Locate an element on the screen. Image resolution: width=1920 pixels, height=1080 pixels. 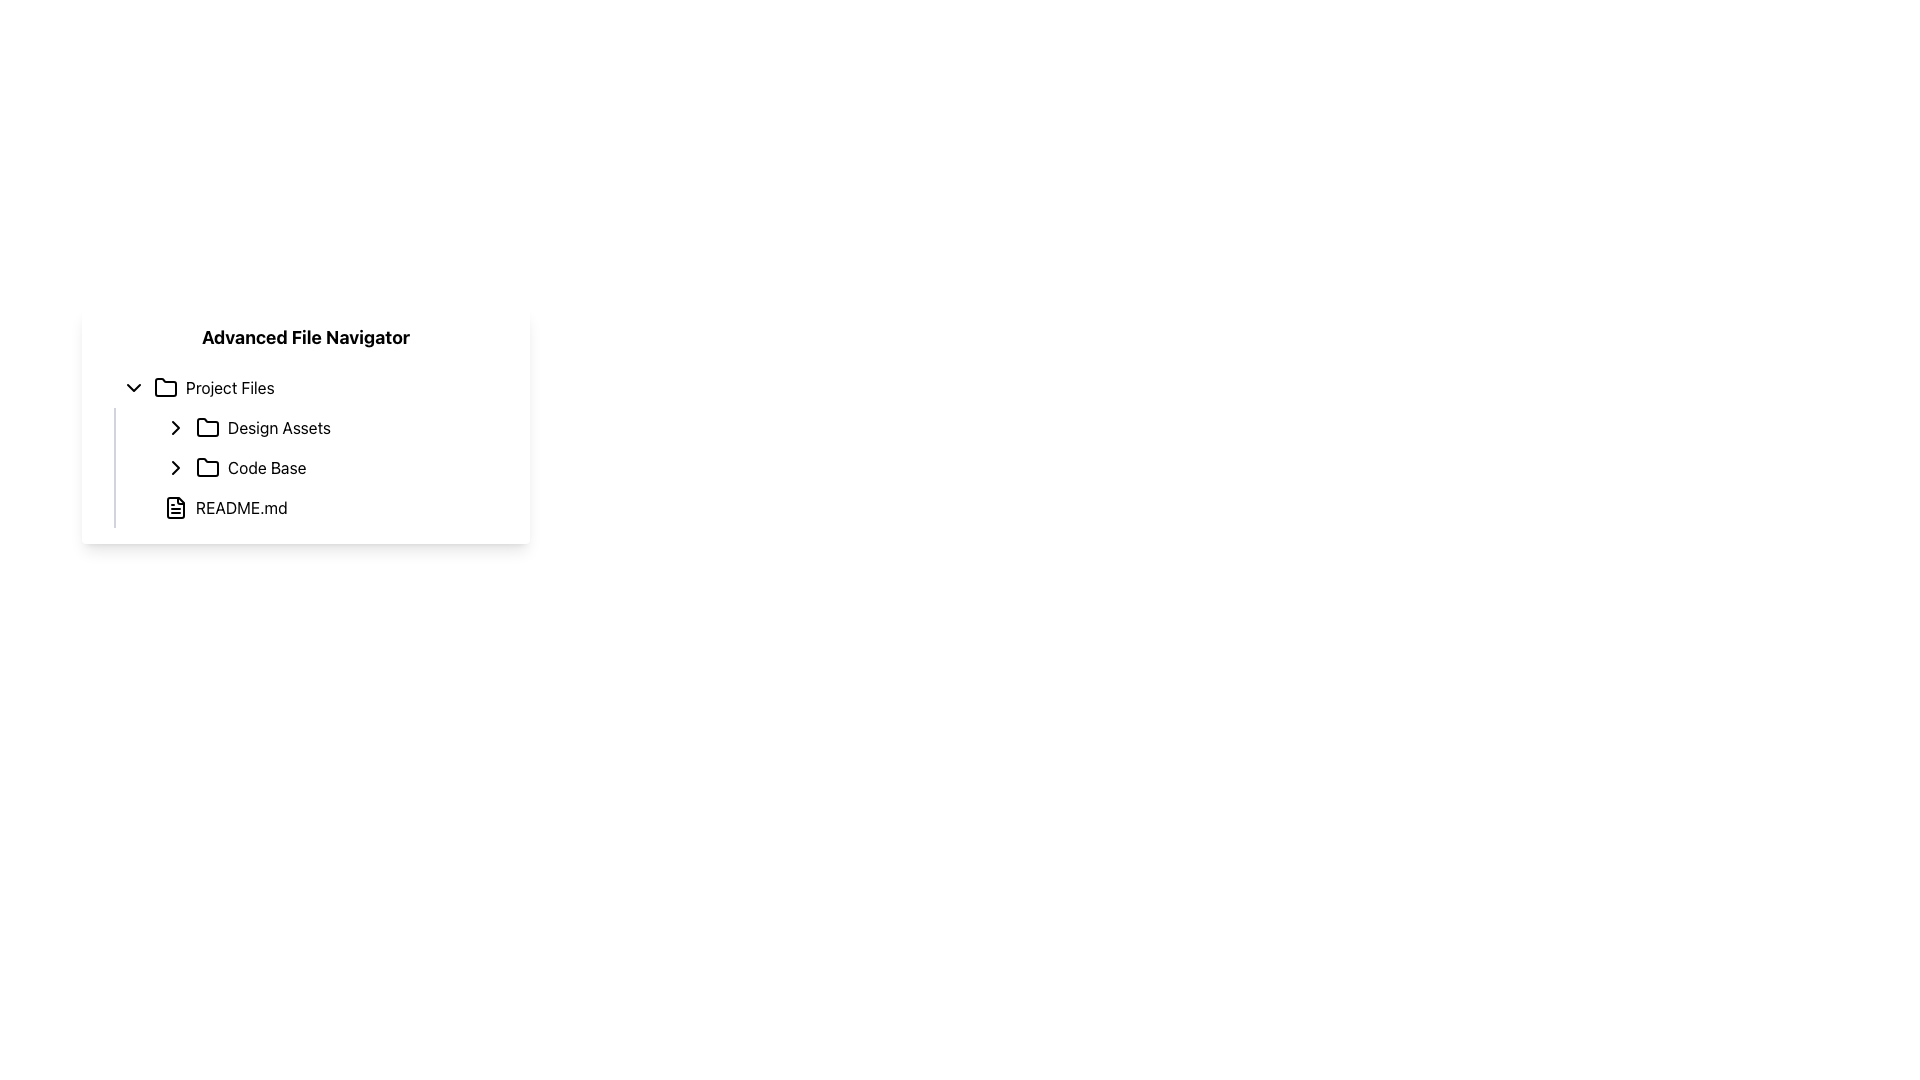
the static text label that indicates a selectable folder or category within the file navigator, positioned below 'Project Files' and above 'Code Base' is located at coordinates (278, 427).